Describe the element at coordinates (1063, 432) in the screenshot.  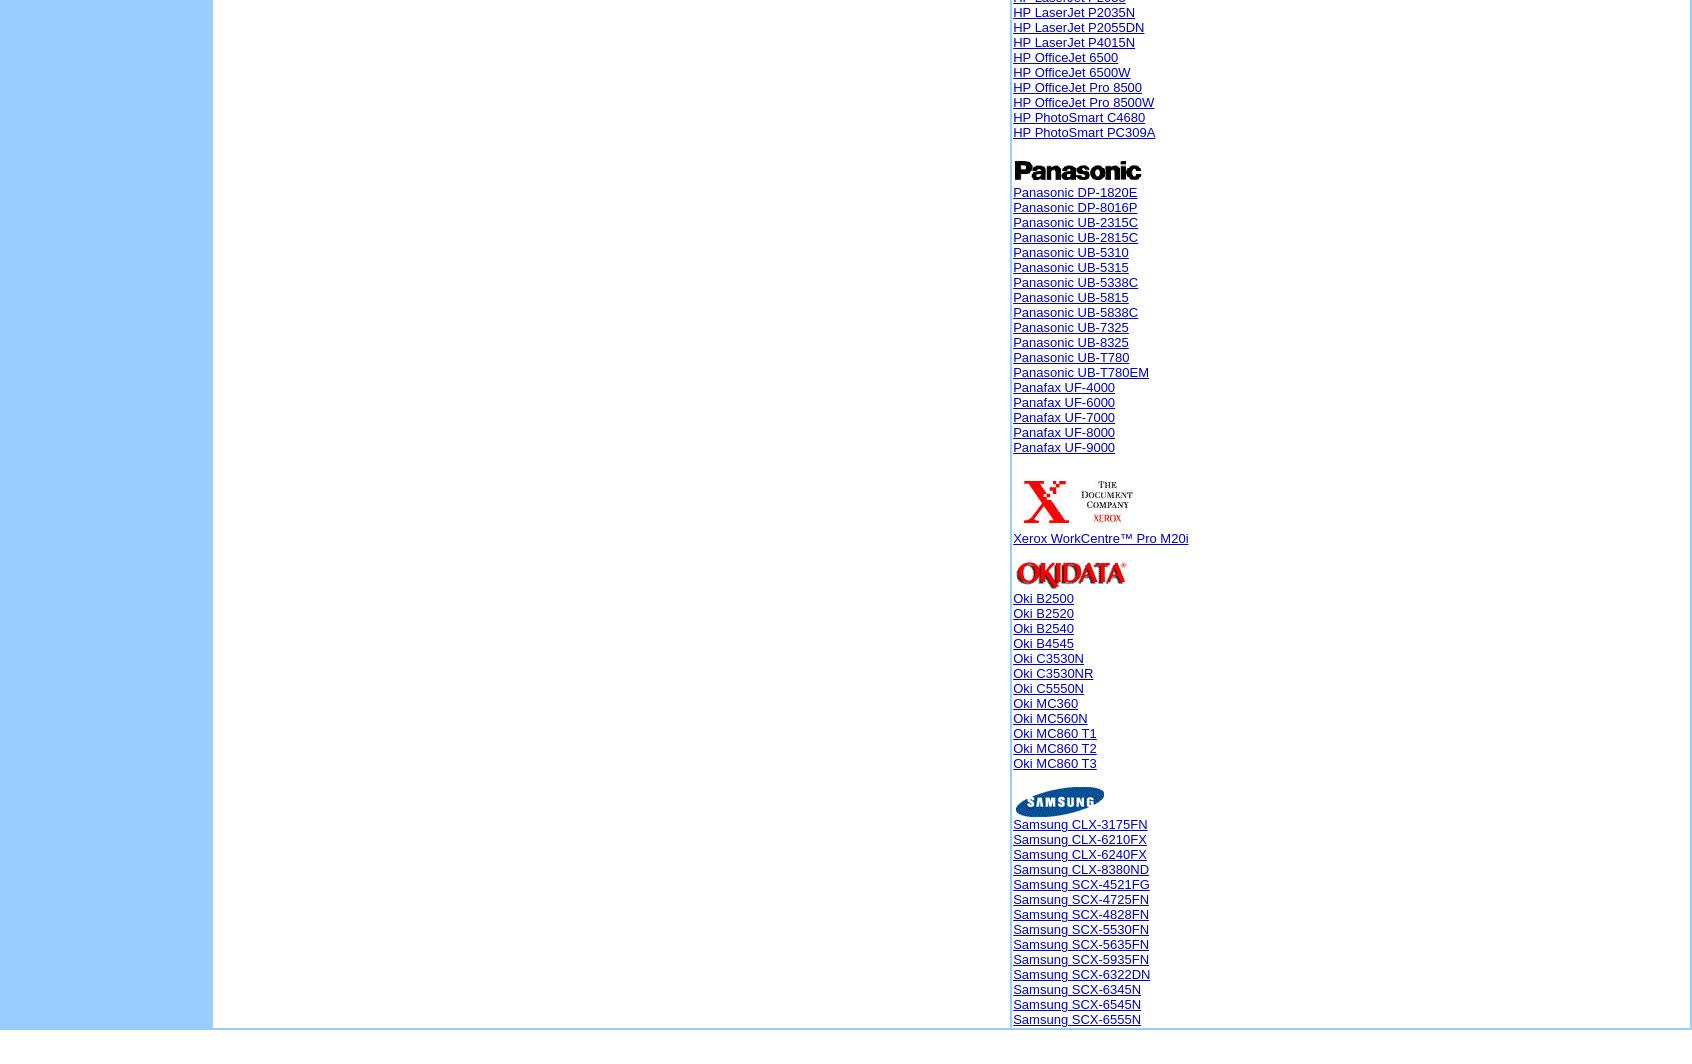
I see `'Panafax UF-8000'` at that location.